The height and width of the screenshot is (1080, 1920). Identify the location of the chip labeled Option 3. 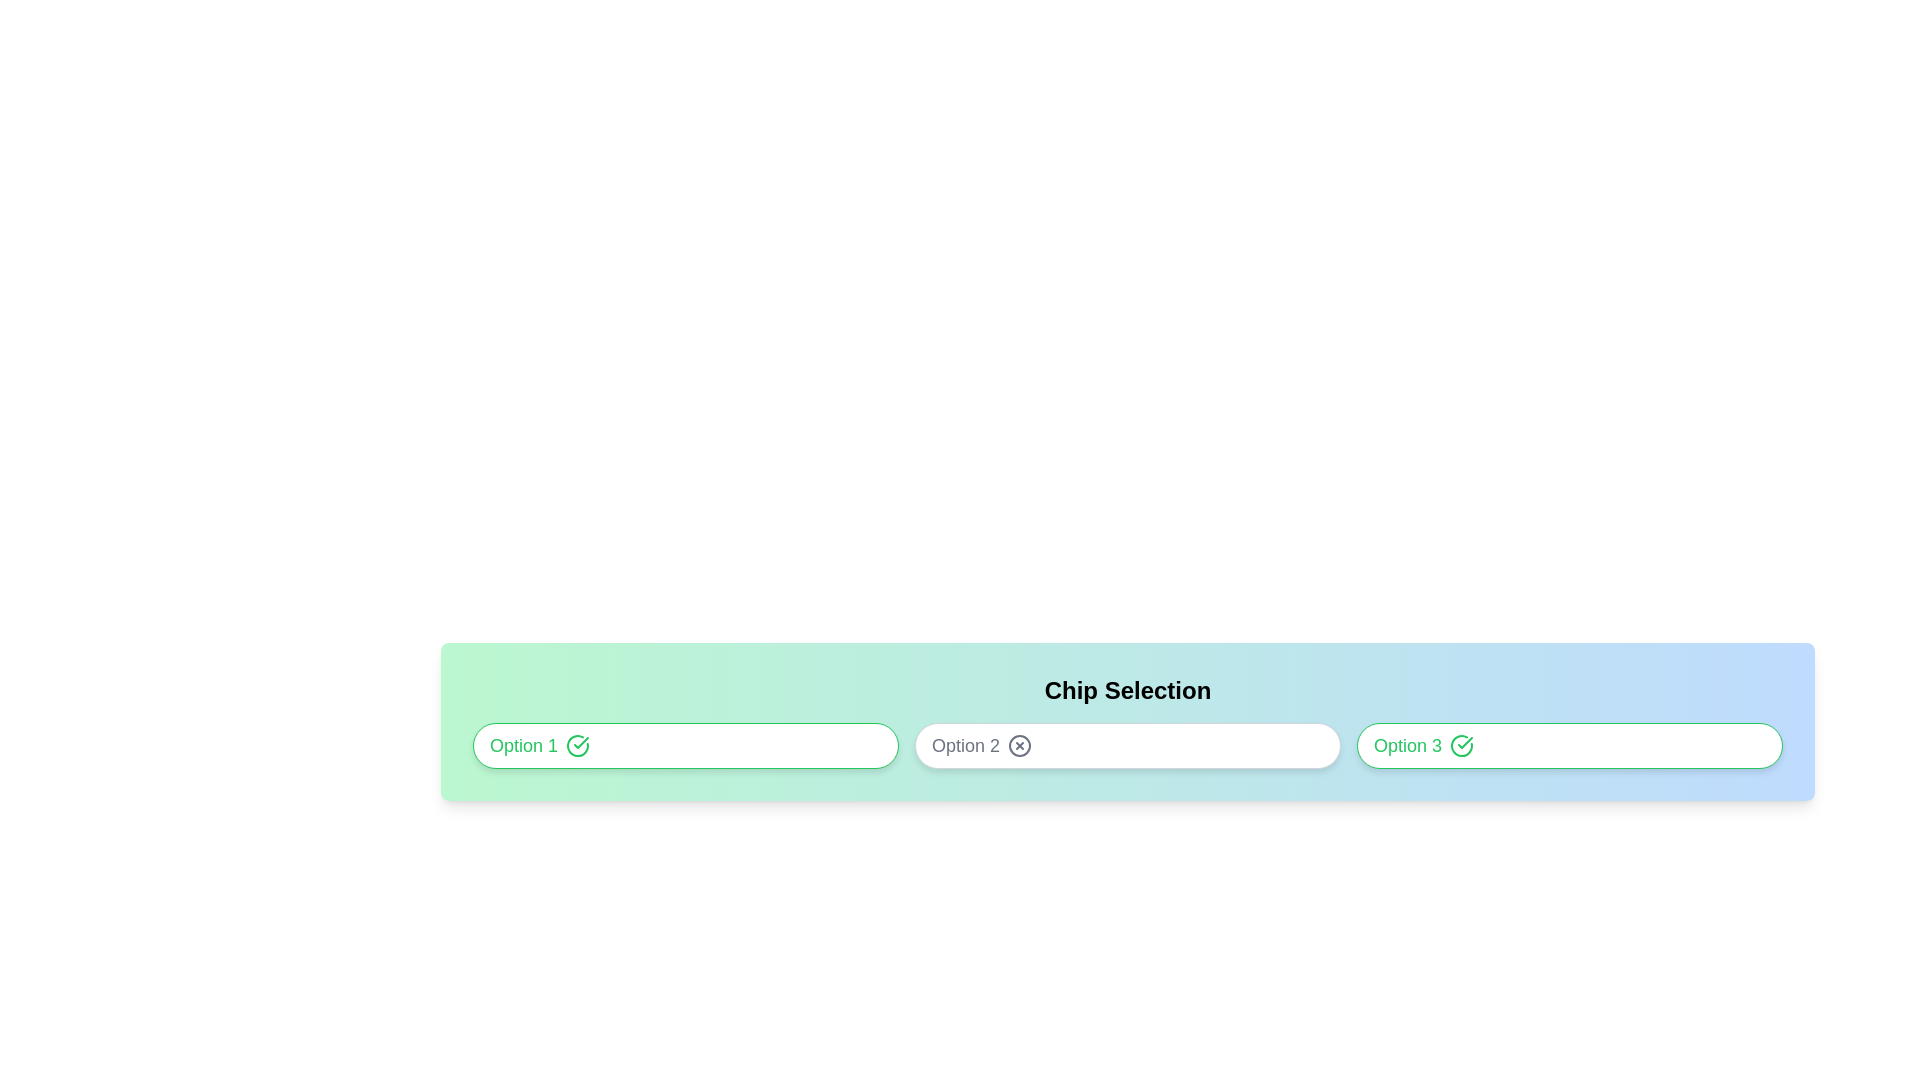
(1568, 745).